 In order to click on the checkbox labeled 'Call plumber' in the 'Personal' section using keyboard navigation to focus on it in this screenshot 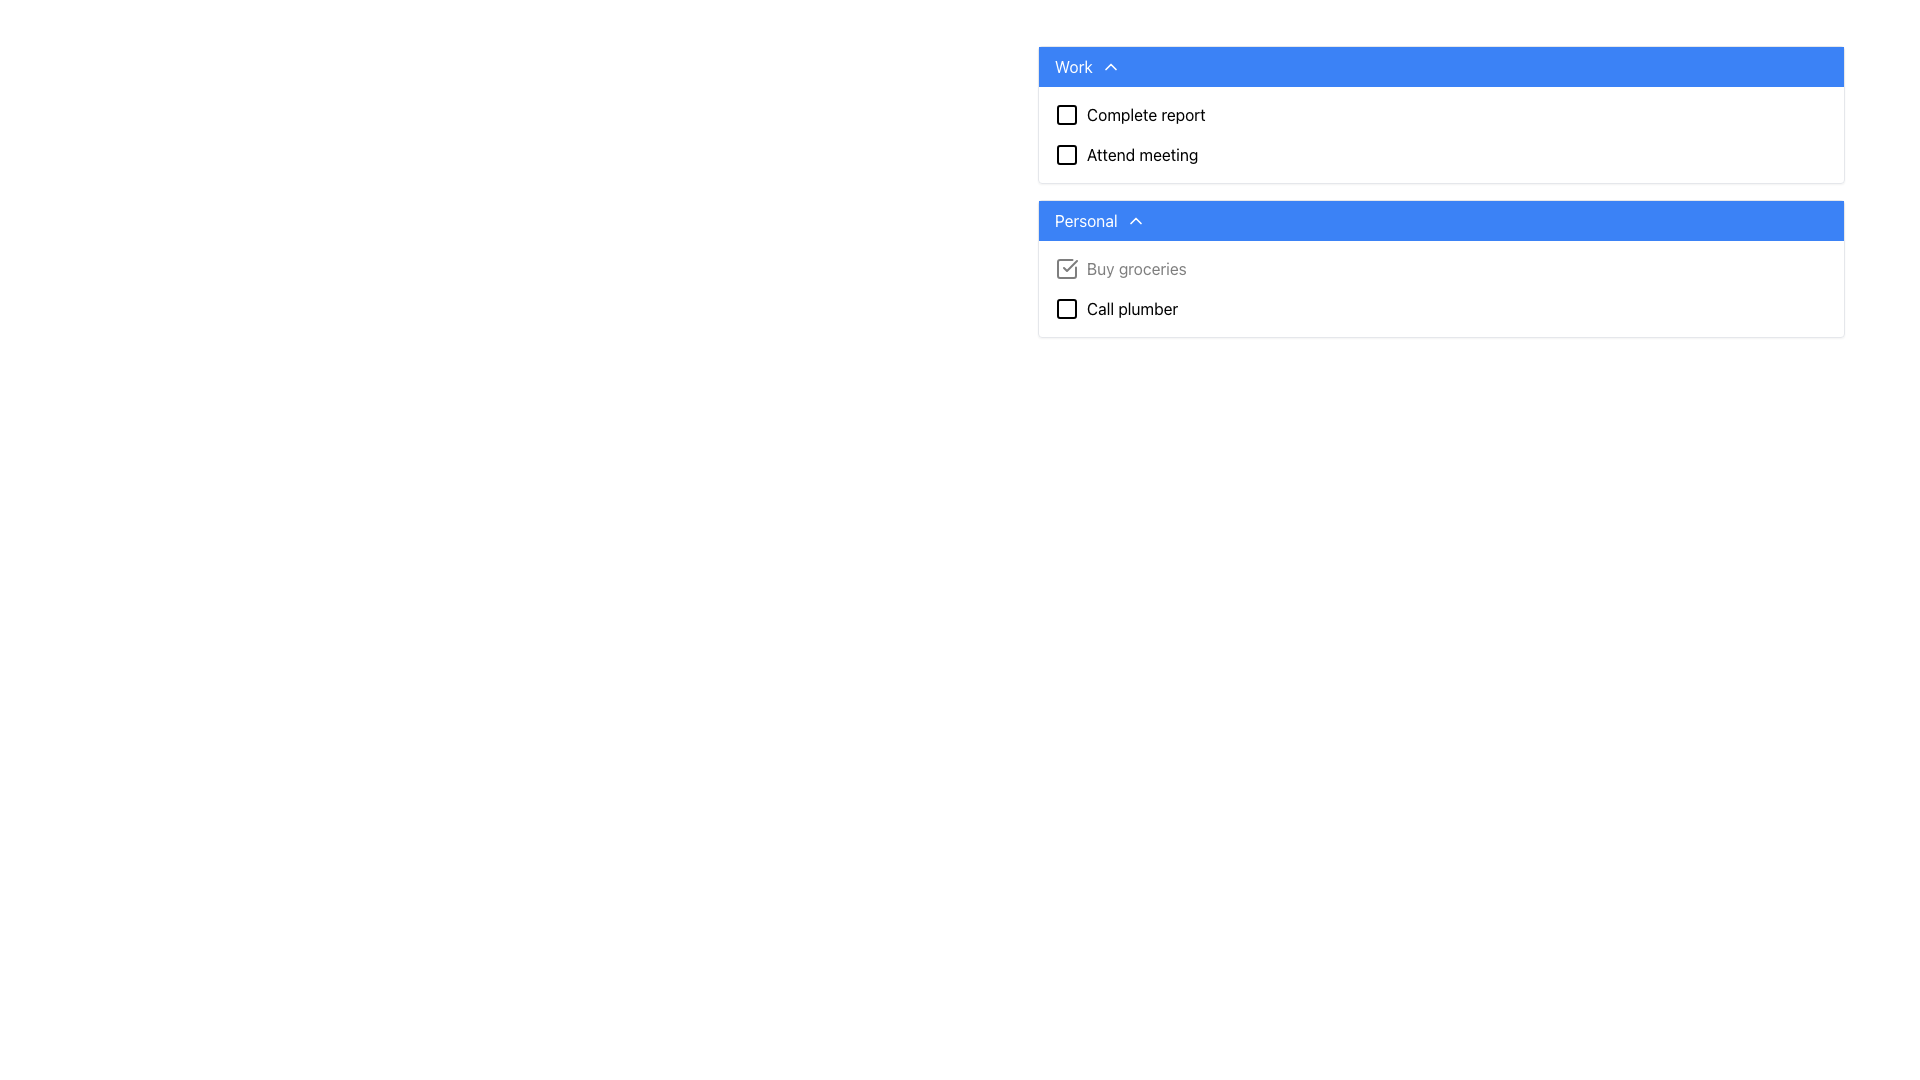, I will do `click(1441, 308)`.